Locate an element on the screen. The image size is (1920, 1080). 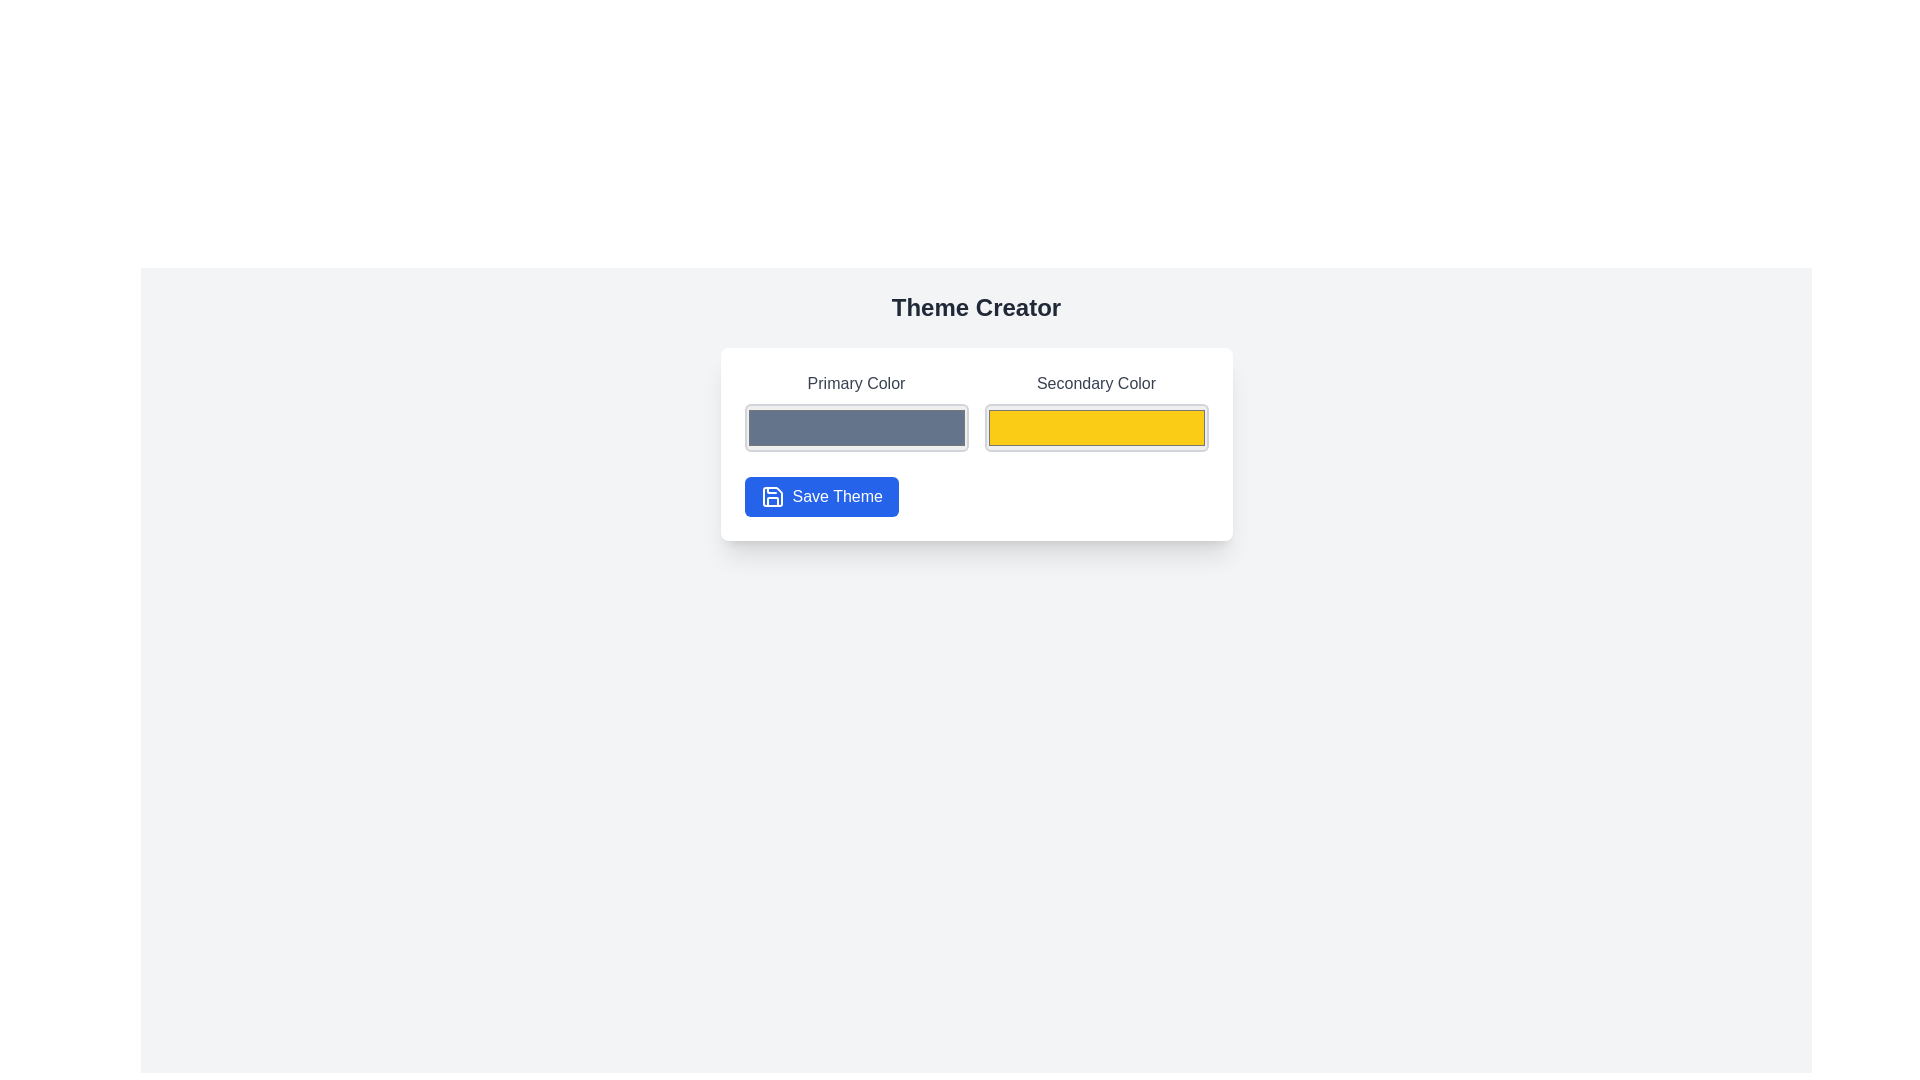
the rectangular color picker box with a yellow fill and a thin gray border, positioned next to the 'Primary Color' box is located at coordinates (1095, 427).